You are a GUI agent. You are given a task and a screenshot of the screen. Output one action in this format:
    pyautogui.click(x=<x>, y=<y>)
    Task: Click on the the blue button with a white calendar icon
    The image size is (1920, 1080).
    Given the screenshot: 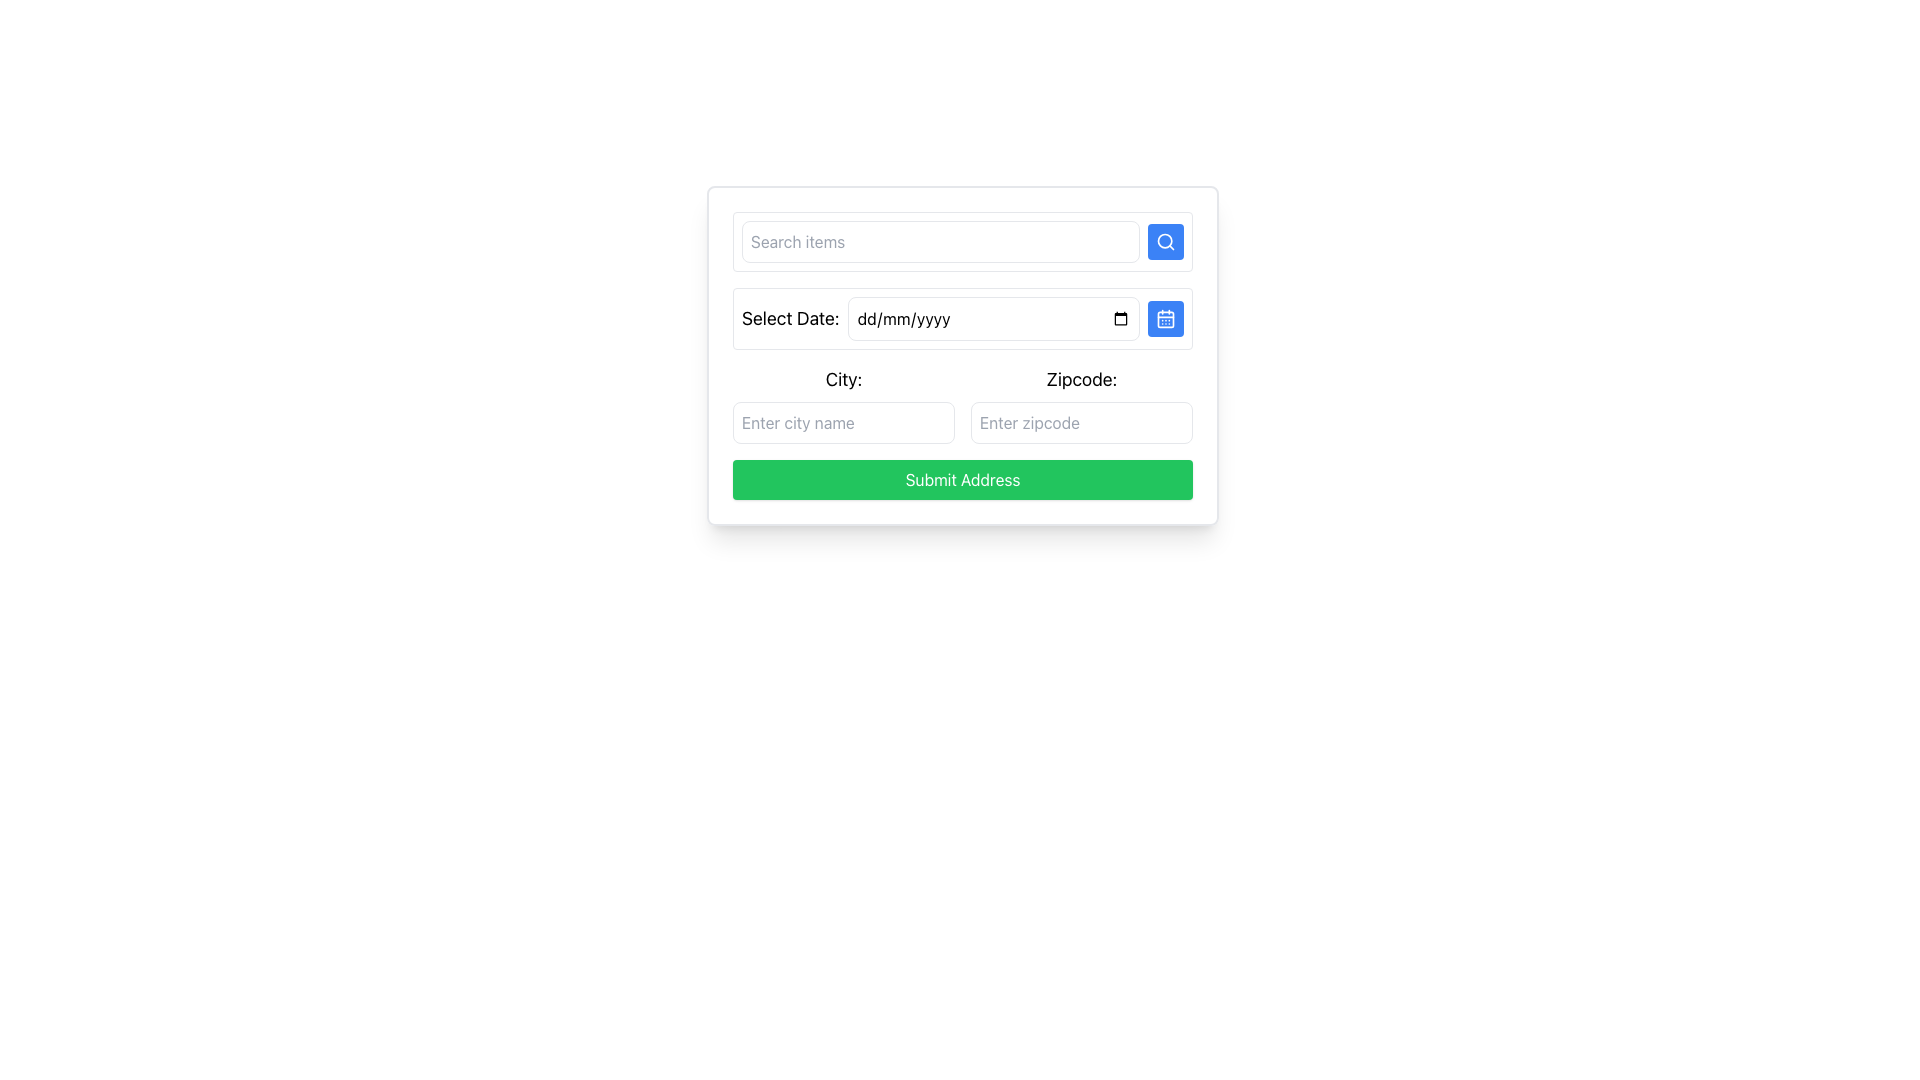 What is the action you would take?
    pyautogui.click(x=1166, y=318)
    